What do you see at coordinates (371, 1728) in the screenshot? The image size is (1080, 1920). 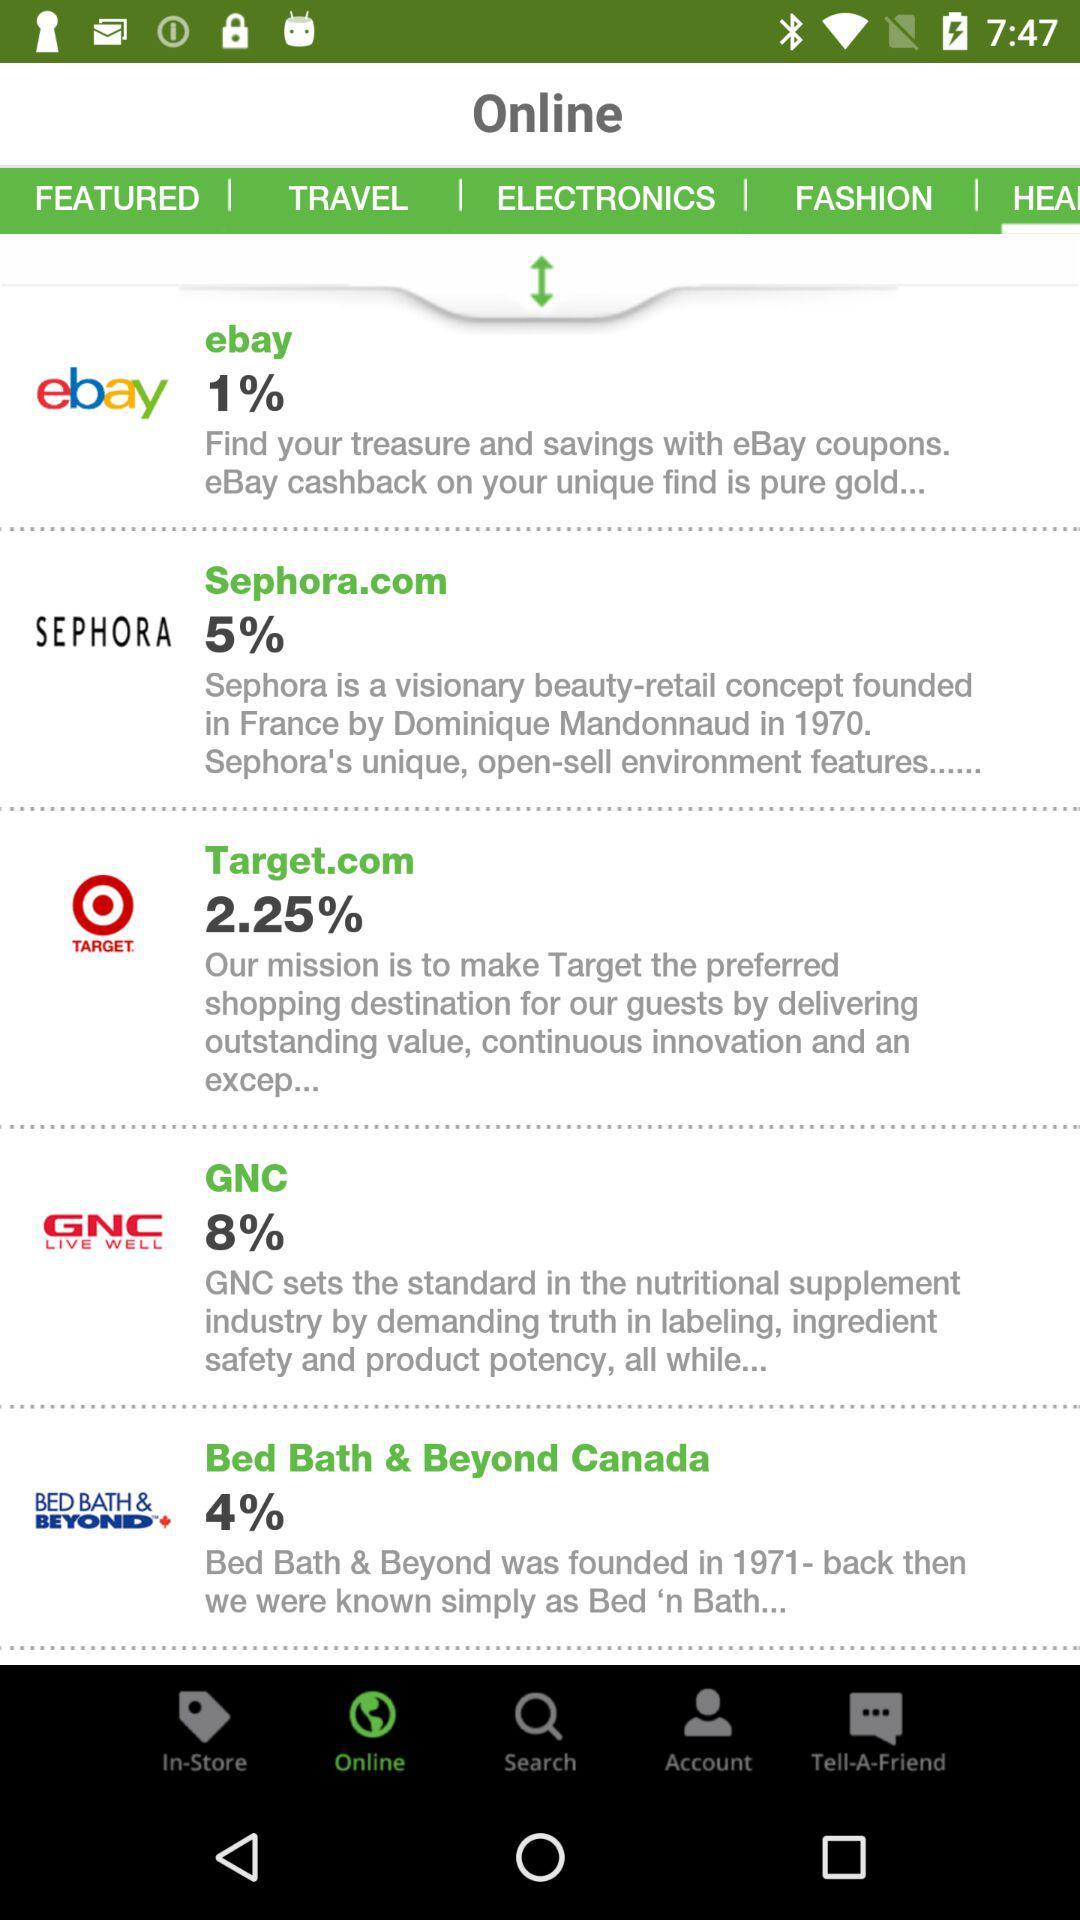 I see `the globe icon` at bounding box center [371, 1728].